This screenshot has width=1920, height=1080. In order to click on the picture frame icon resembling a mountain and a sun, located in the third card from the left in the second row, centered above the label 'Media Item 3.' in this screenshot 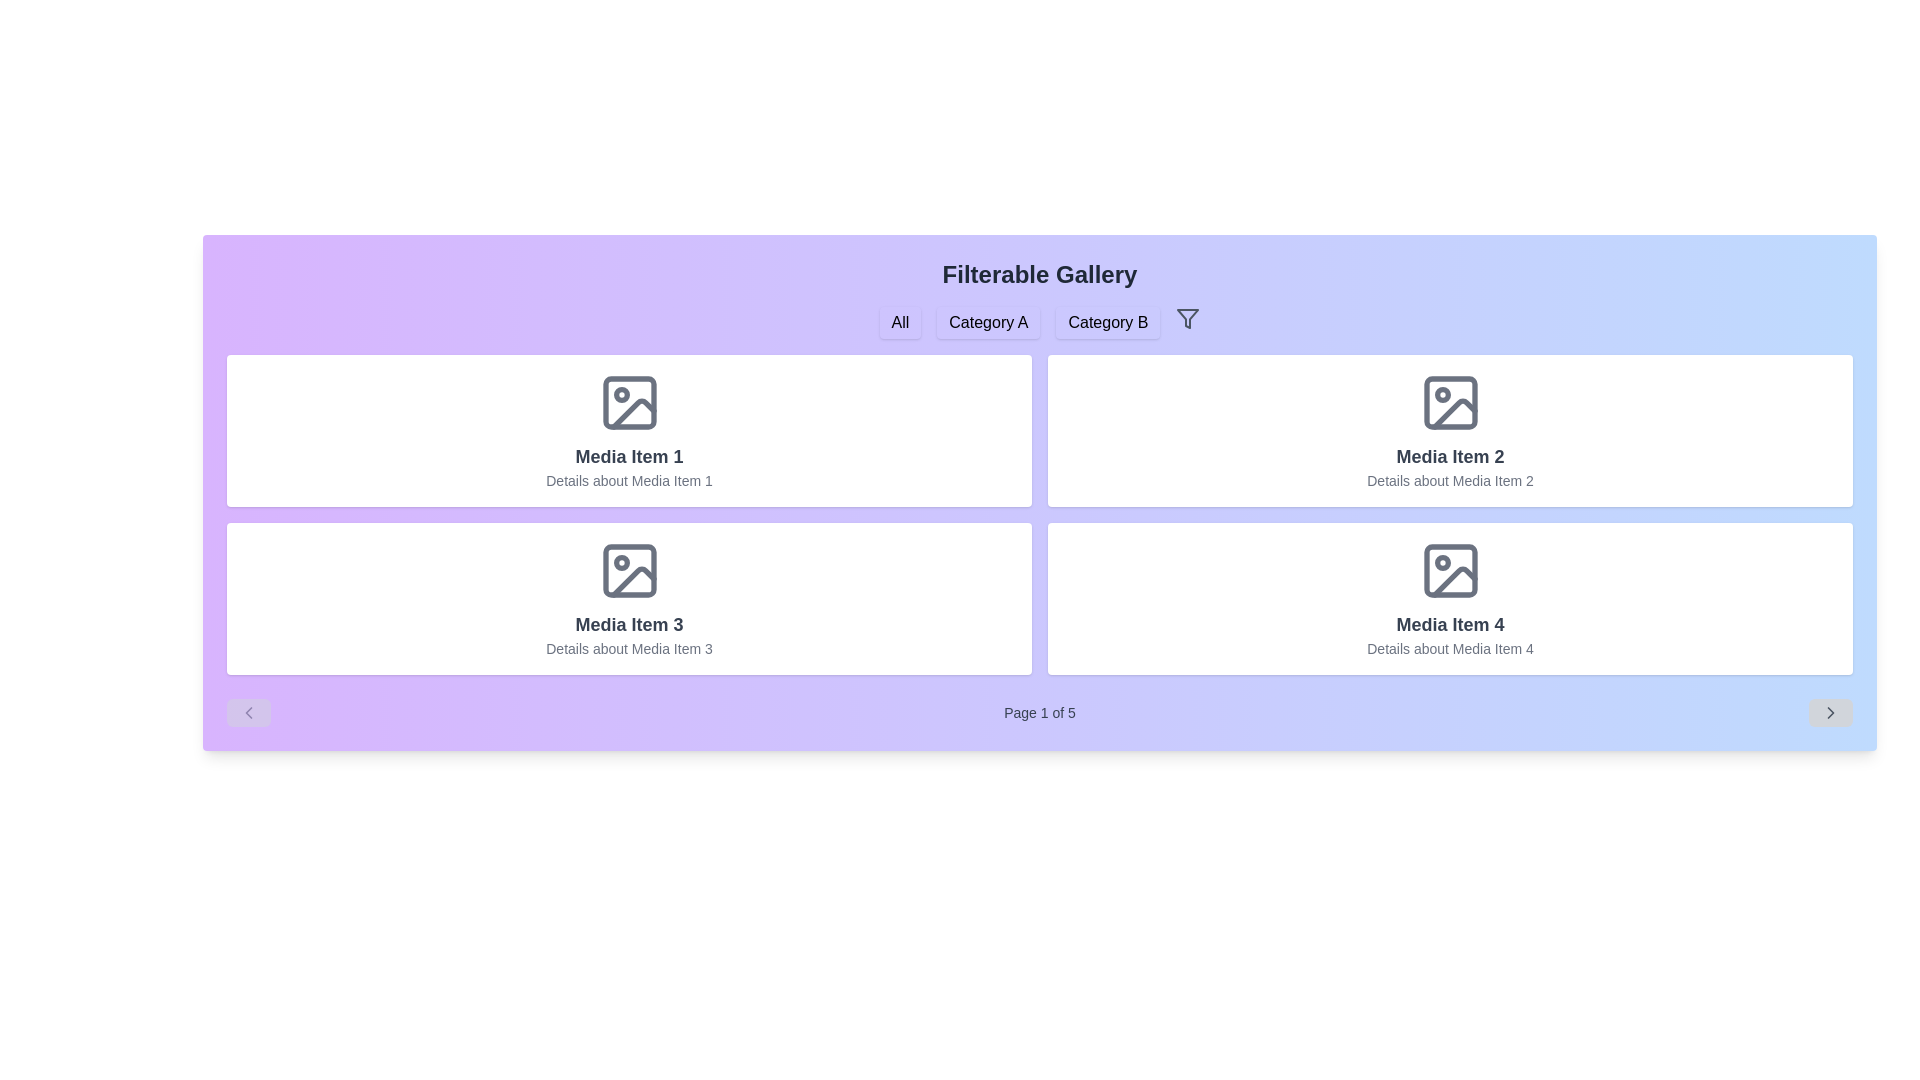, I will do `click(628, 570)`.